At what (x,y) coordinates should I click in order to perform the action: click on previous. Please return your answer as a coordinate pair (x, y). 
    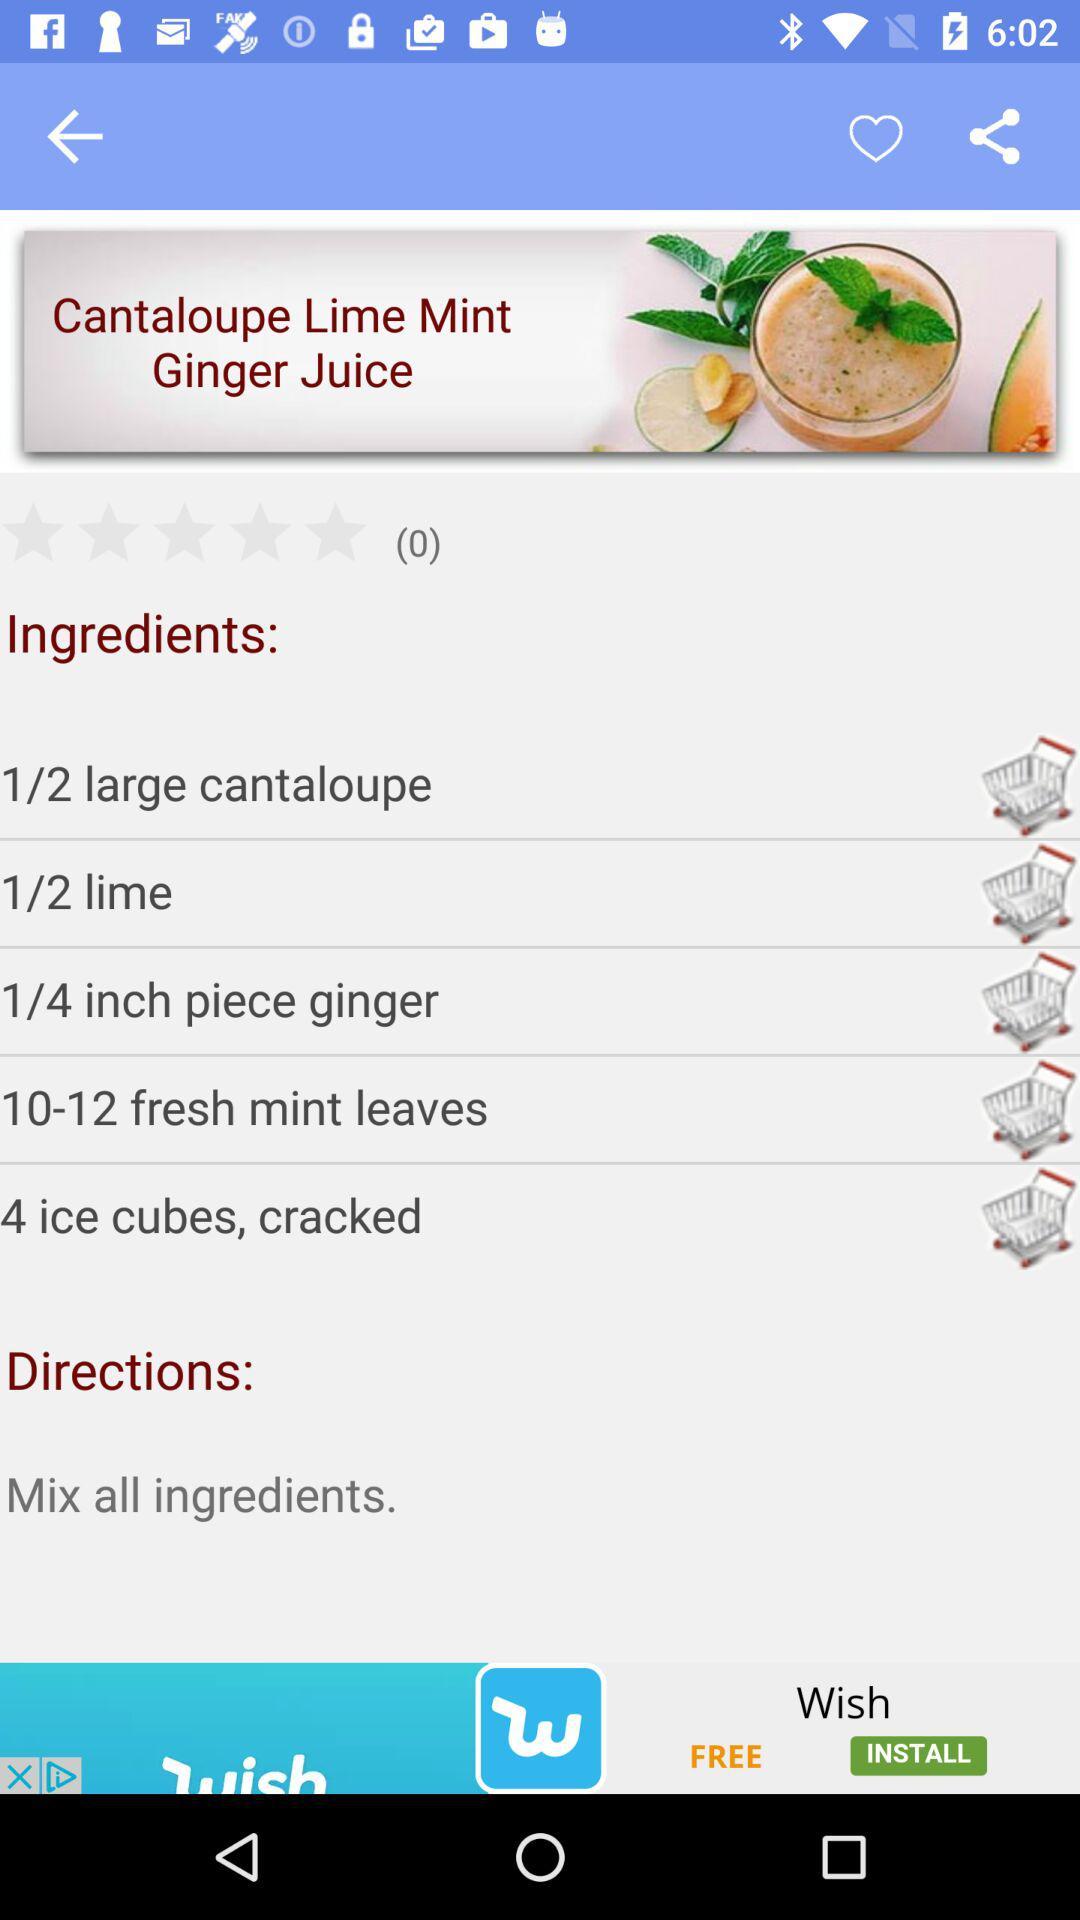
    Looking at the image, I should click on (73, 135).